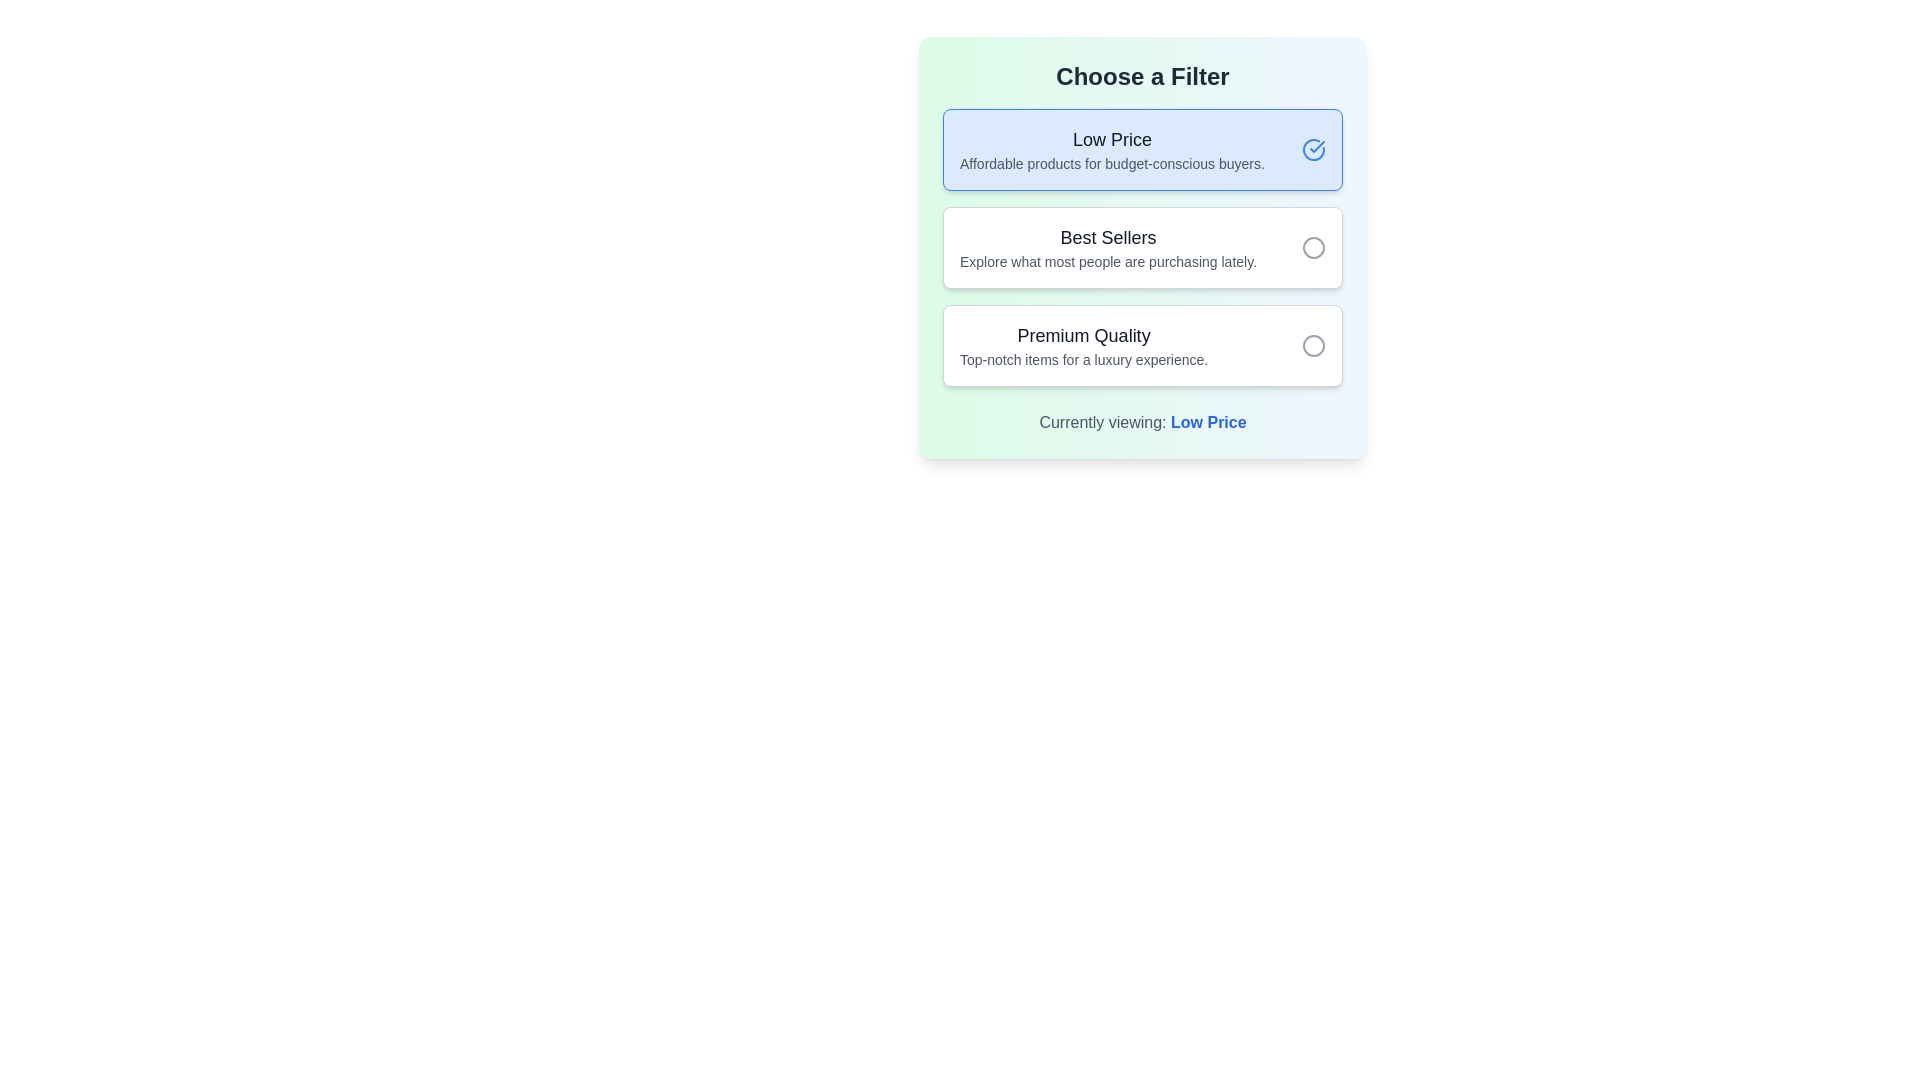 Image resolution: width=1920 pixels, height=1080 pixels. I want to click on the circular radio button located within the third option card titled 'Premium Quality', so click(1314, 345).